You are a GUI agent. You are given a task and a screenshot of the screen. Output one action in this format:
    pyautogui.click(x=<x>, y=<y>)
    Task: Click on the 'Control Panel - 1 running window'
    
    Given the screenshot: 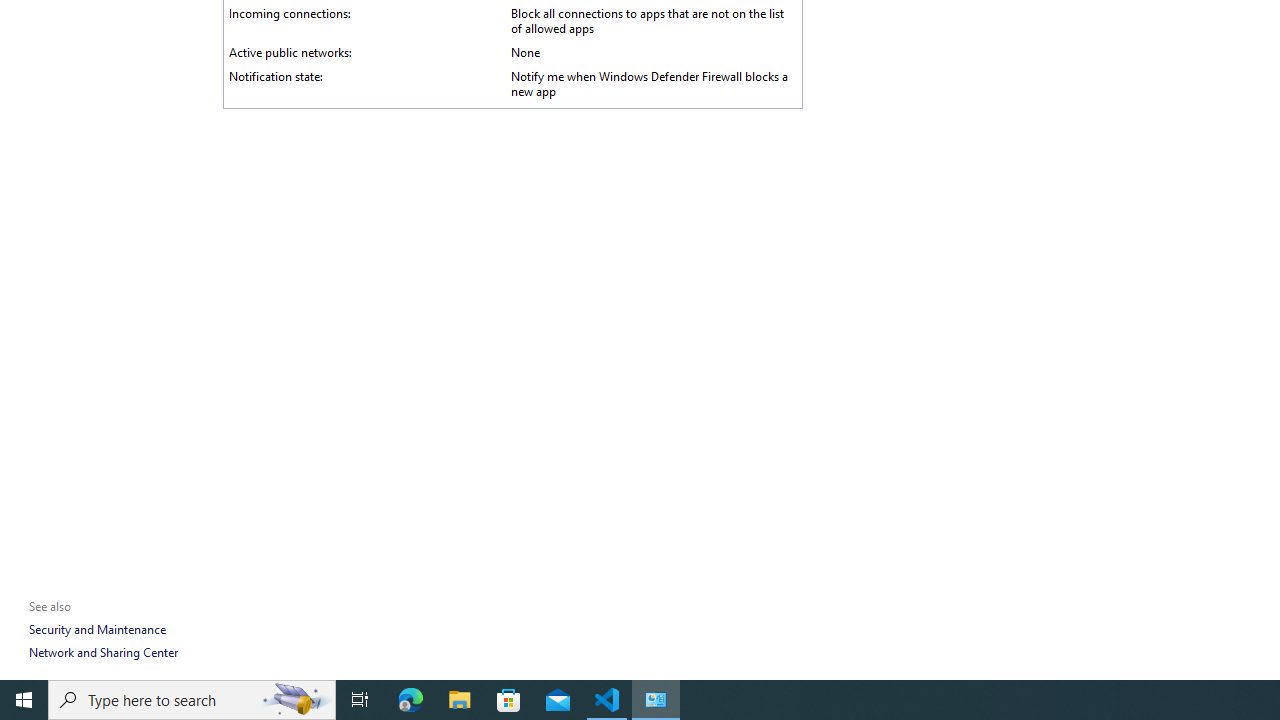 What is the action you would take?
    pyautogui.click(x=656, y=698)
    